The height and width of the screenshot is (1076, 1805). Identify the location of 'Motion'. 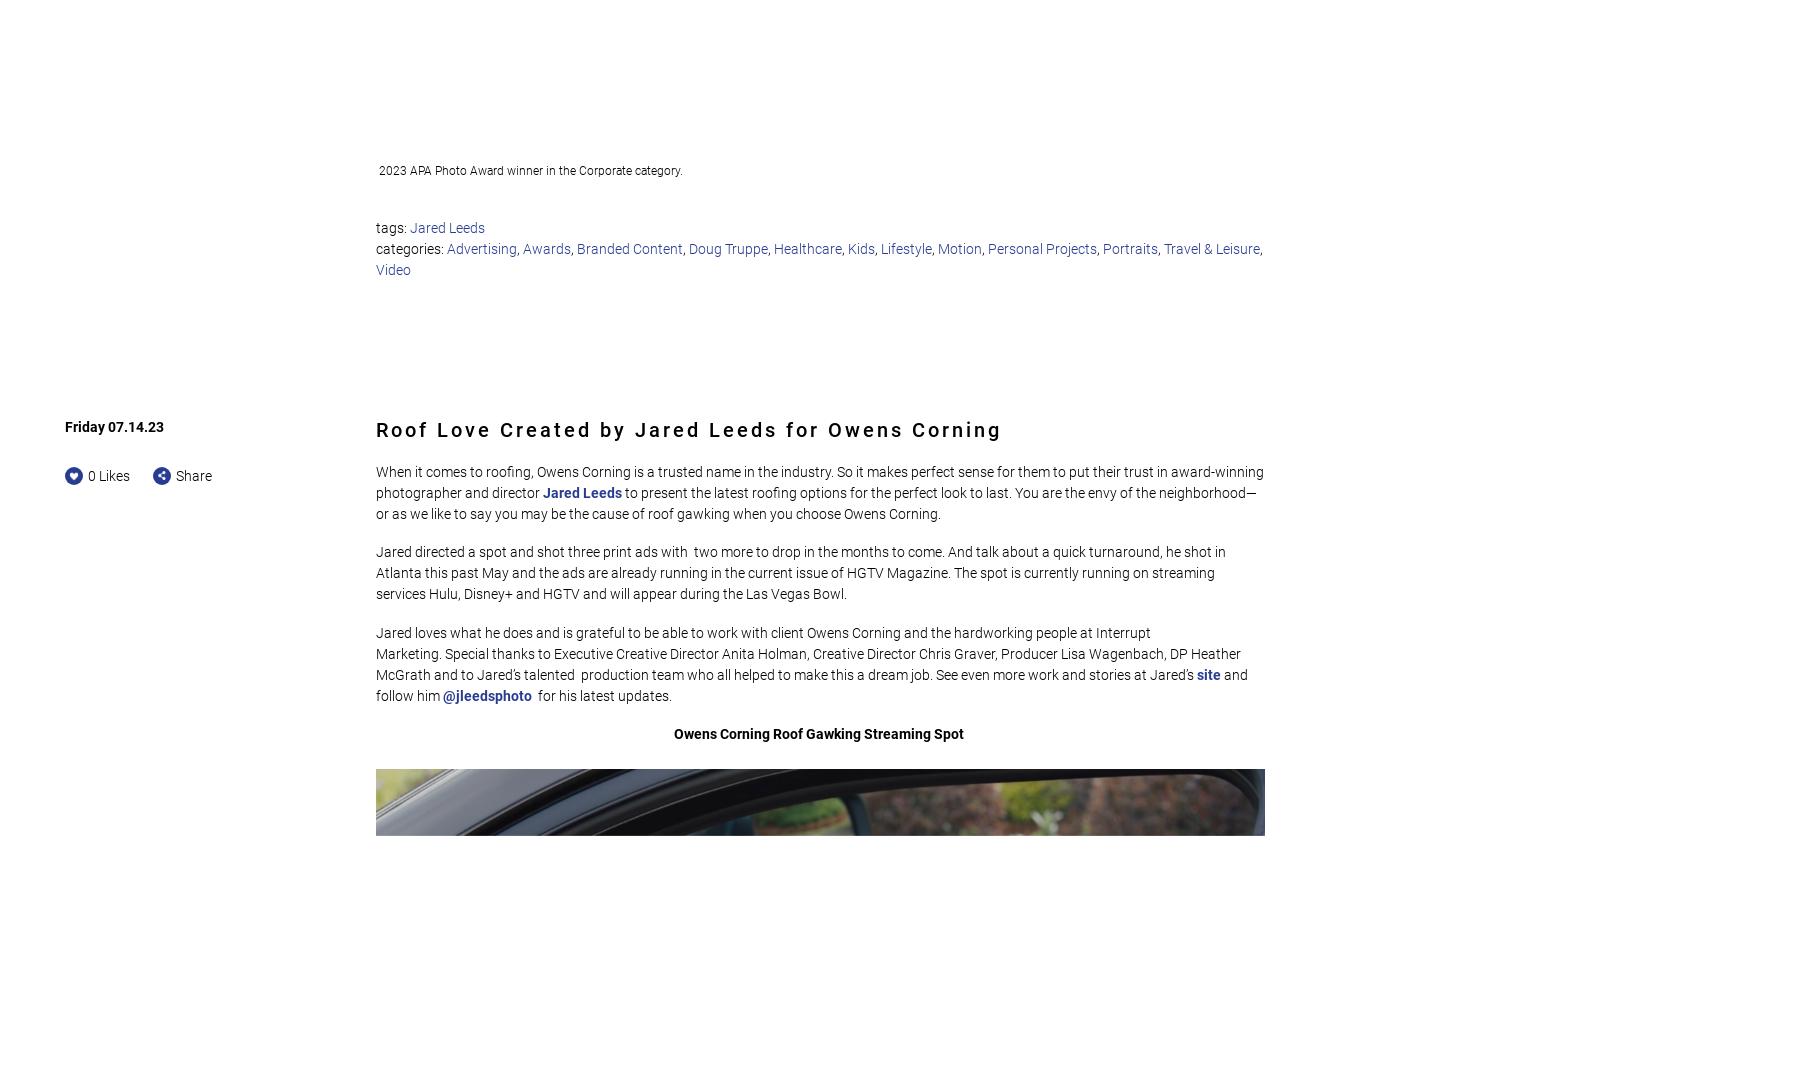
(938, 248).